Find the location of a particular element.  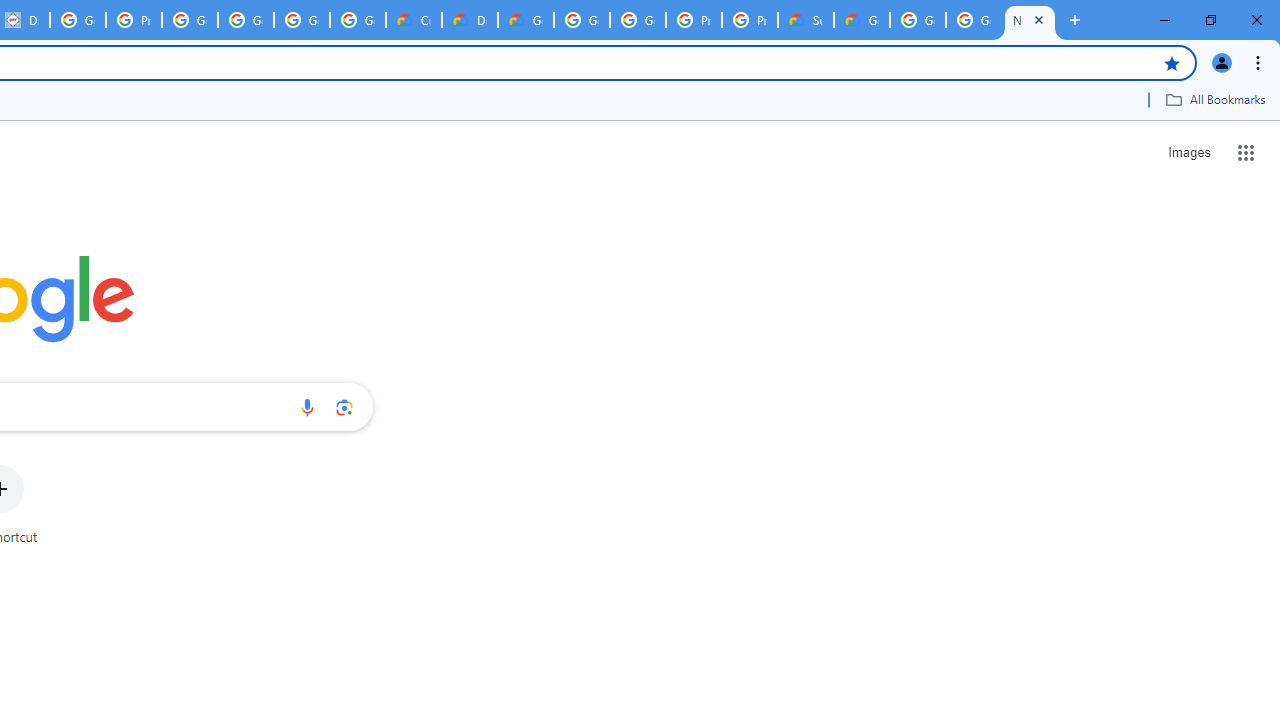

'Gemini for Business and Developers | Google Cloud' is located at coordinates (526, 20).